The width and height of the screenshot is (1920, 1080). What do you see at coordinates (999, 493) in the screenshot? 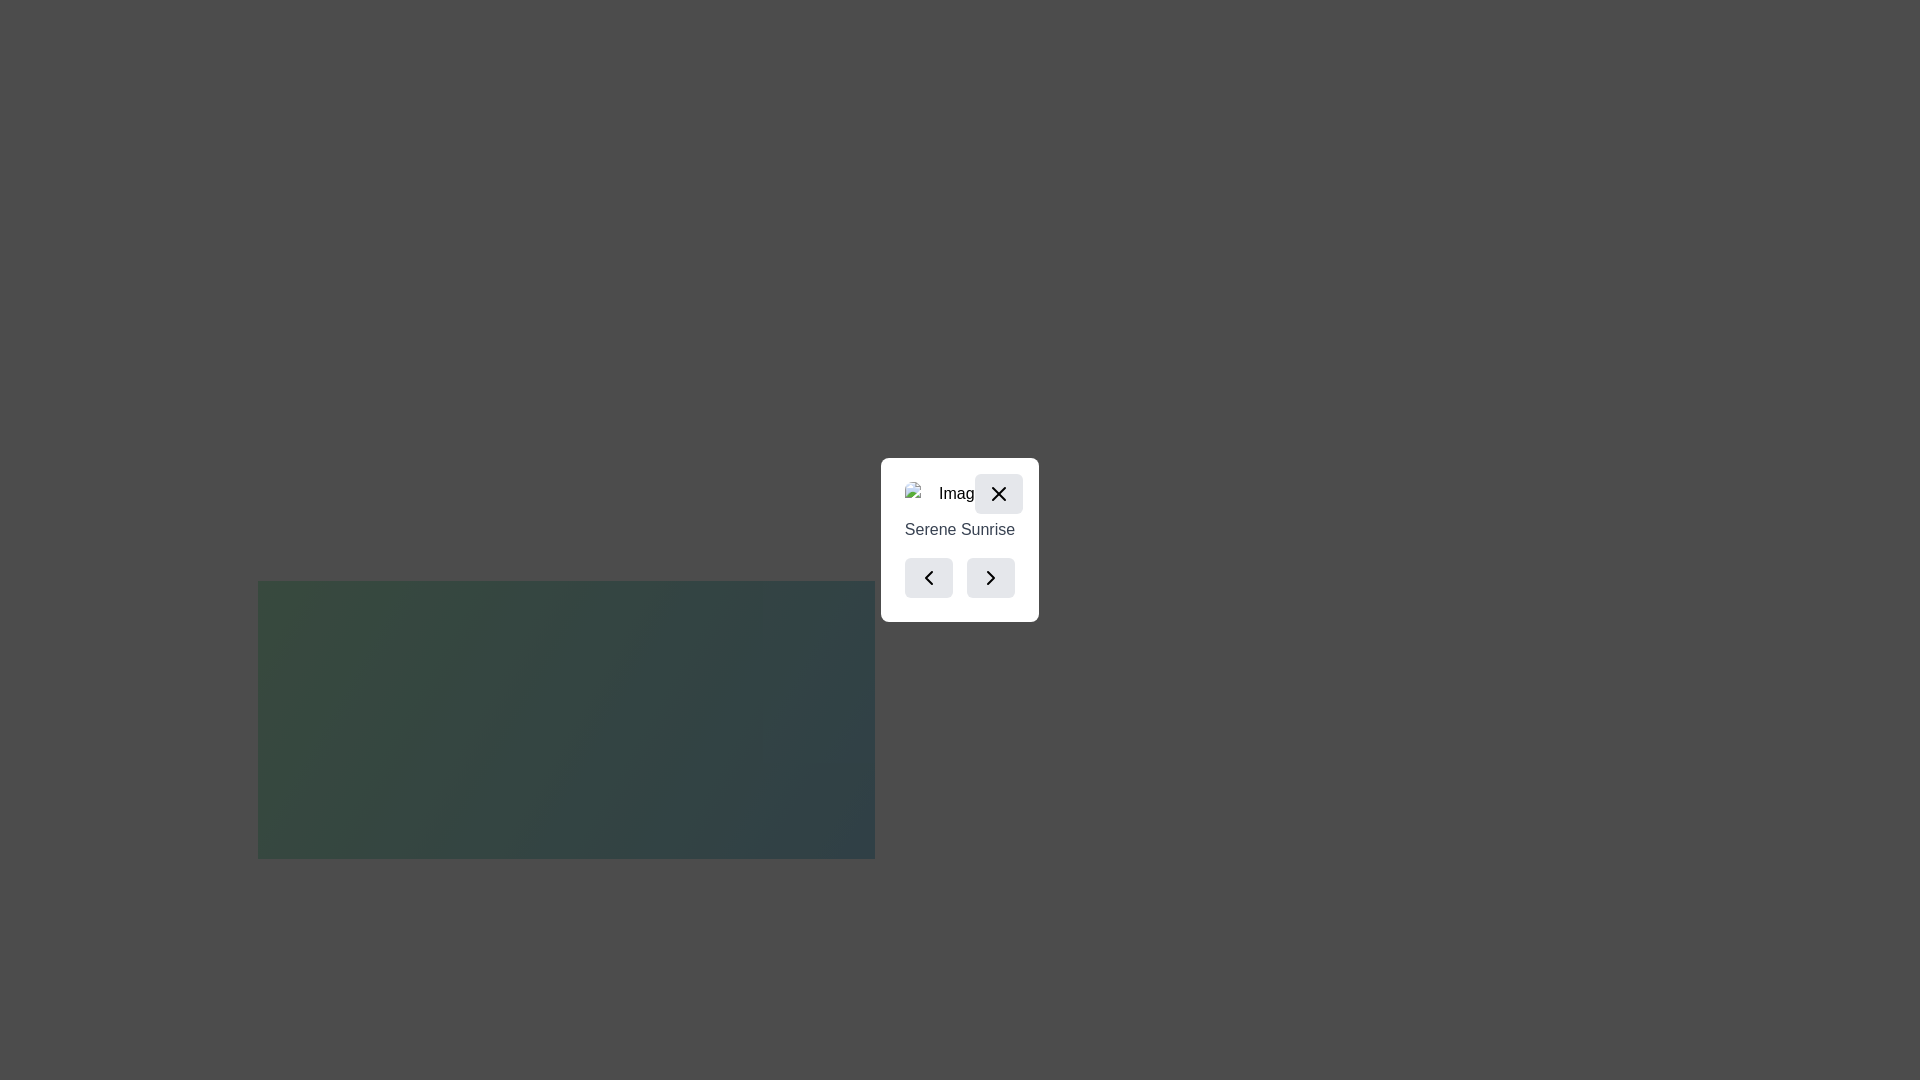
I see `the 'X' icon element located at the top-right corner of the modal` at bounding box center [999, 493].